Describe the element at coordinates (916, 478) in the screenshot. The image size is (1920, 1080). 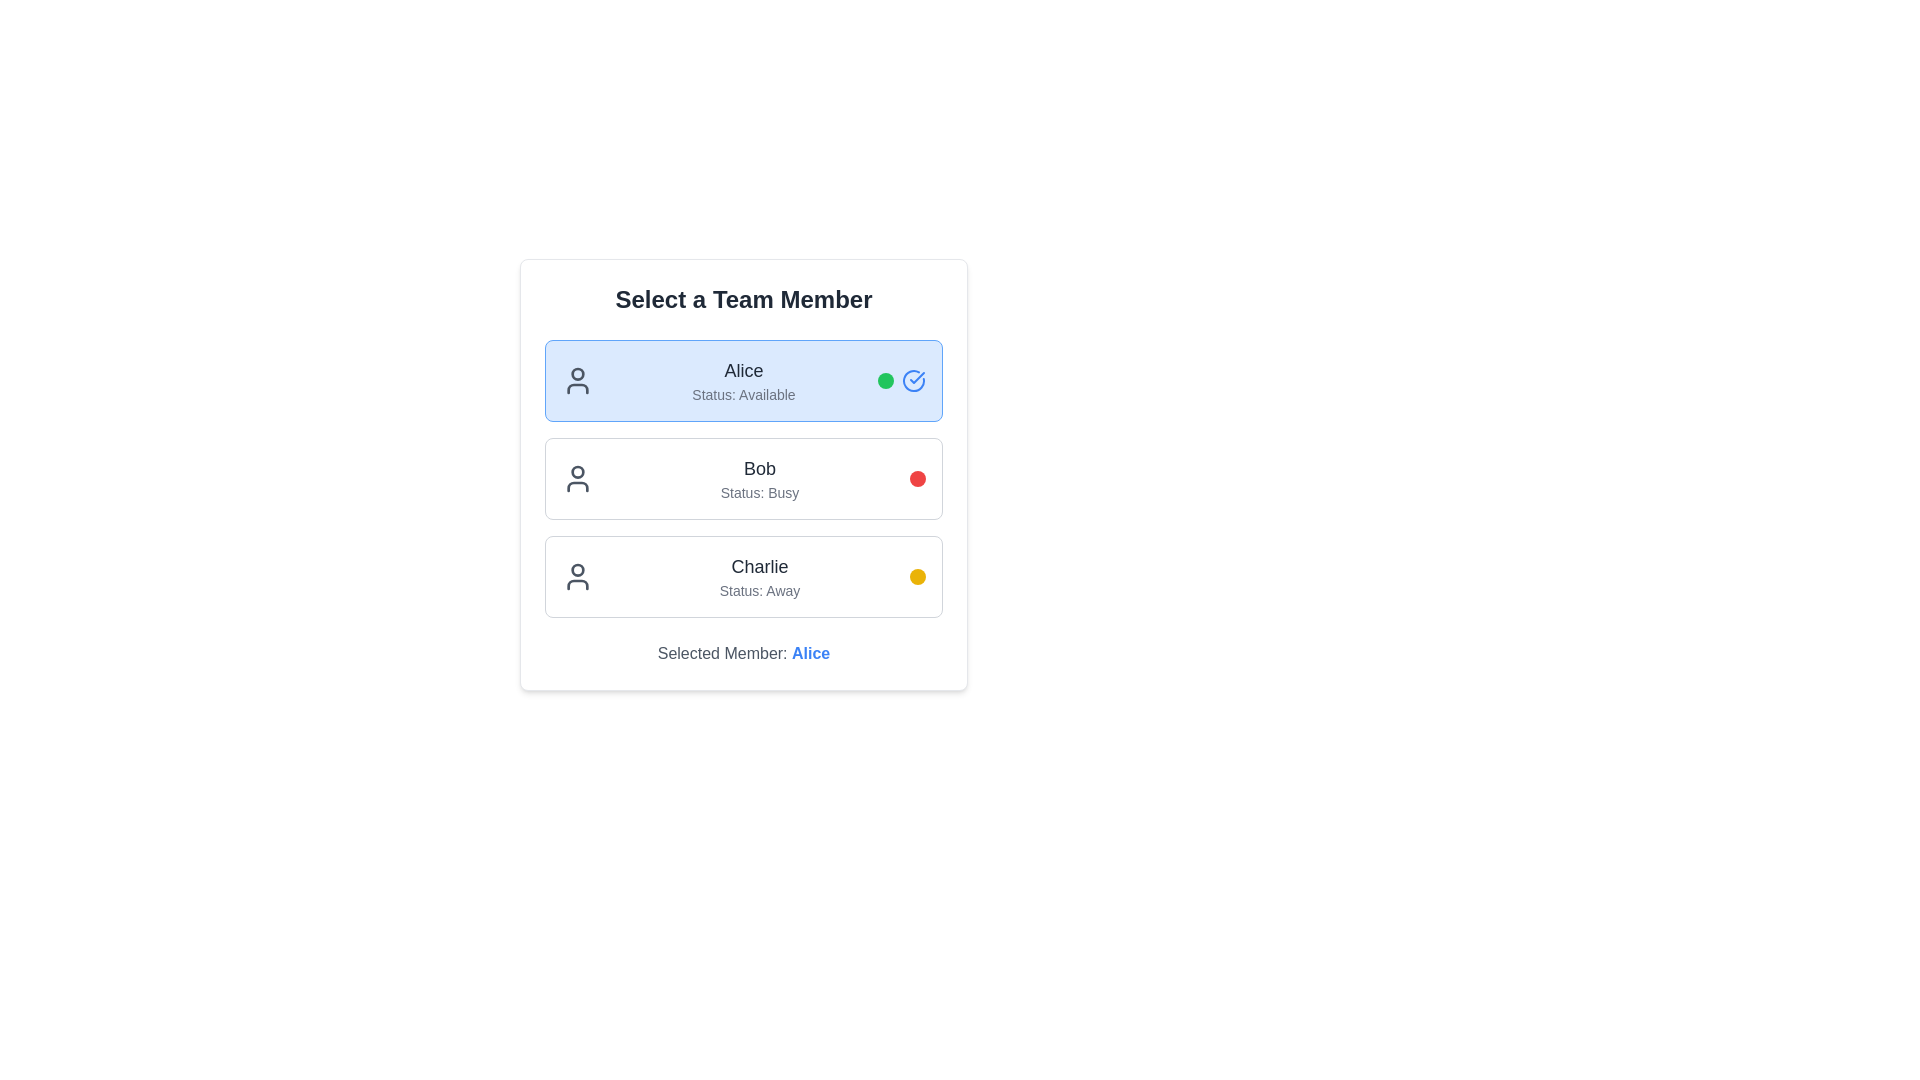
I see `the busy status indicator light associated with 'Bob Status: Busy', positioned to the far right of the text content` at that location.